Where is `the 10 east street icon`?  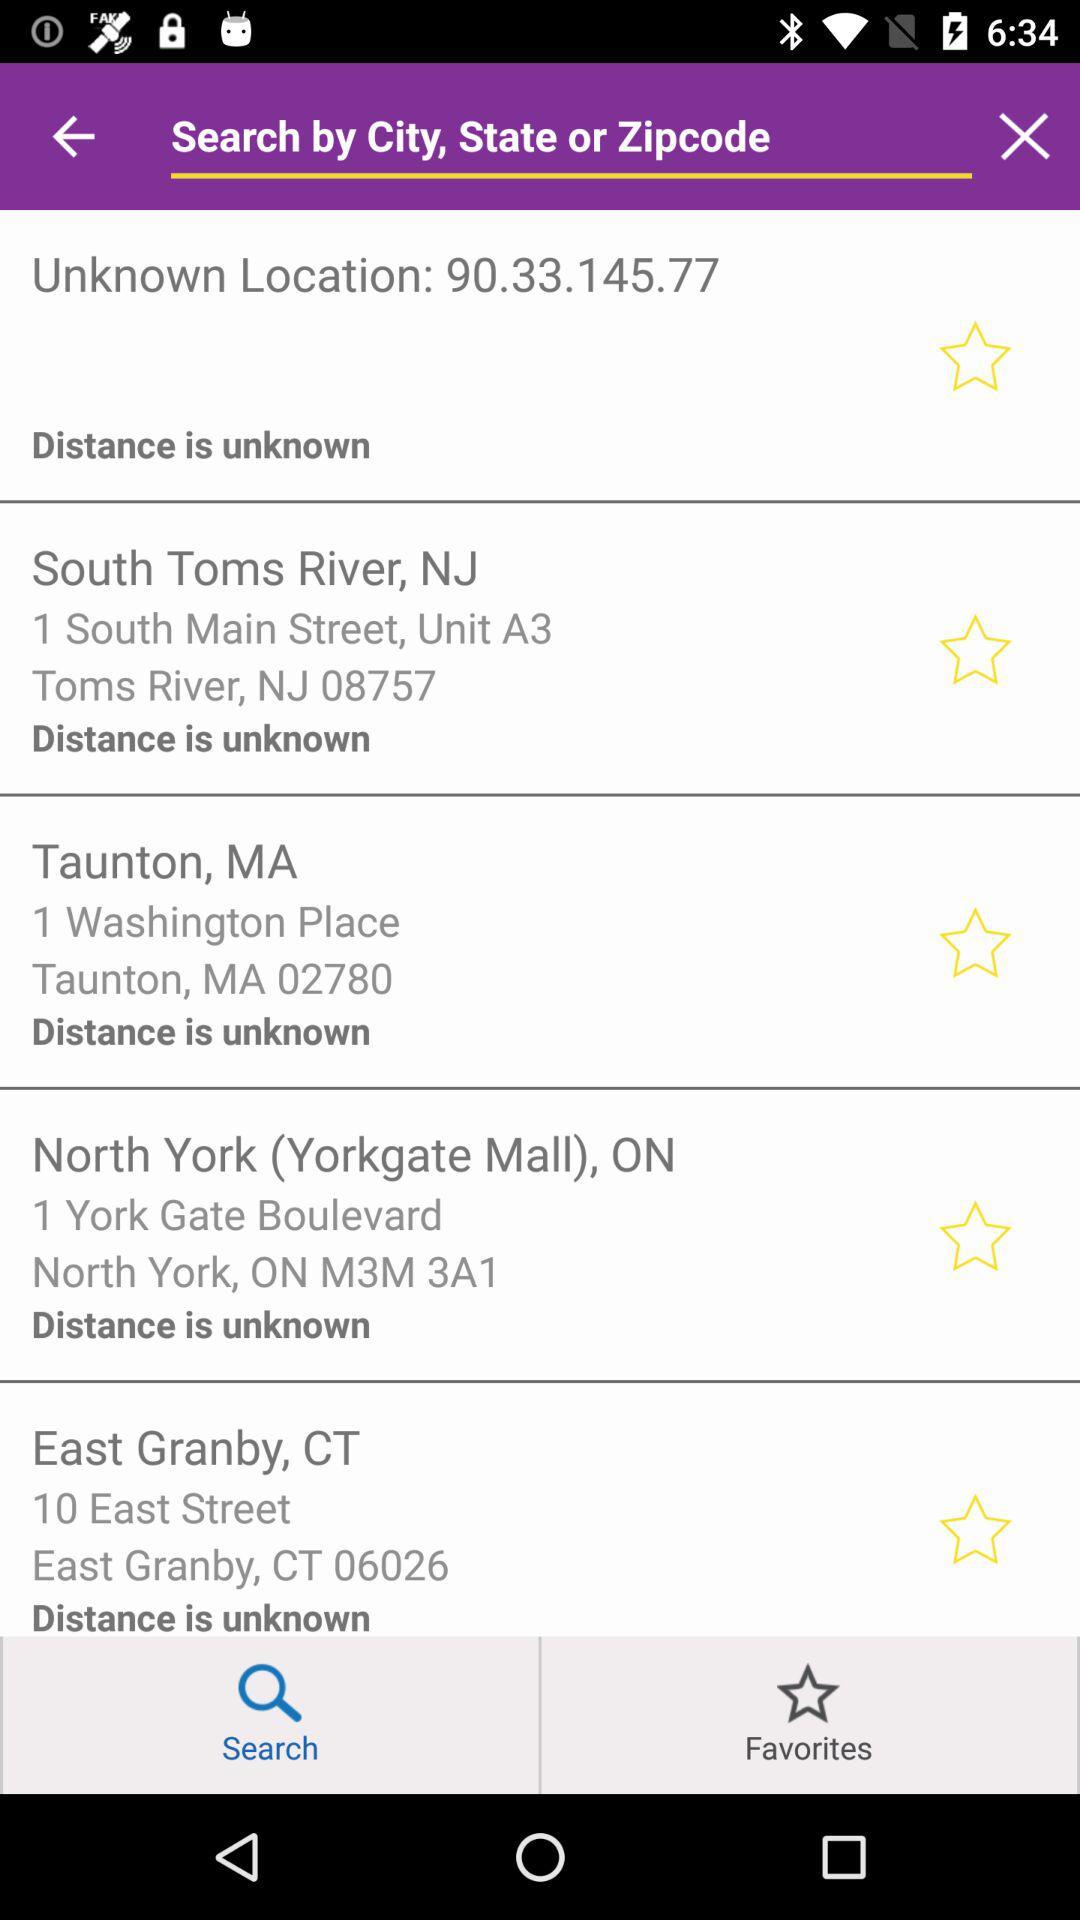 the 10 east street icon is located at coordinates (470, 1506).